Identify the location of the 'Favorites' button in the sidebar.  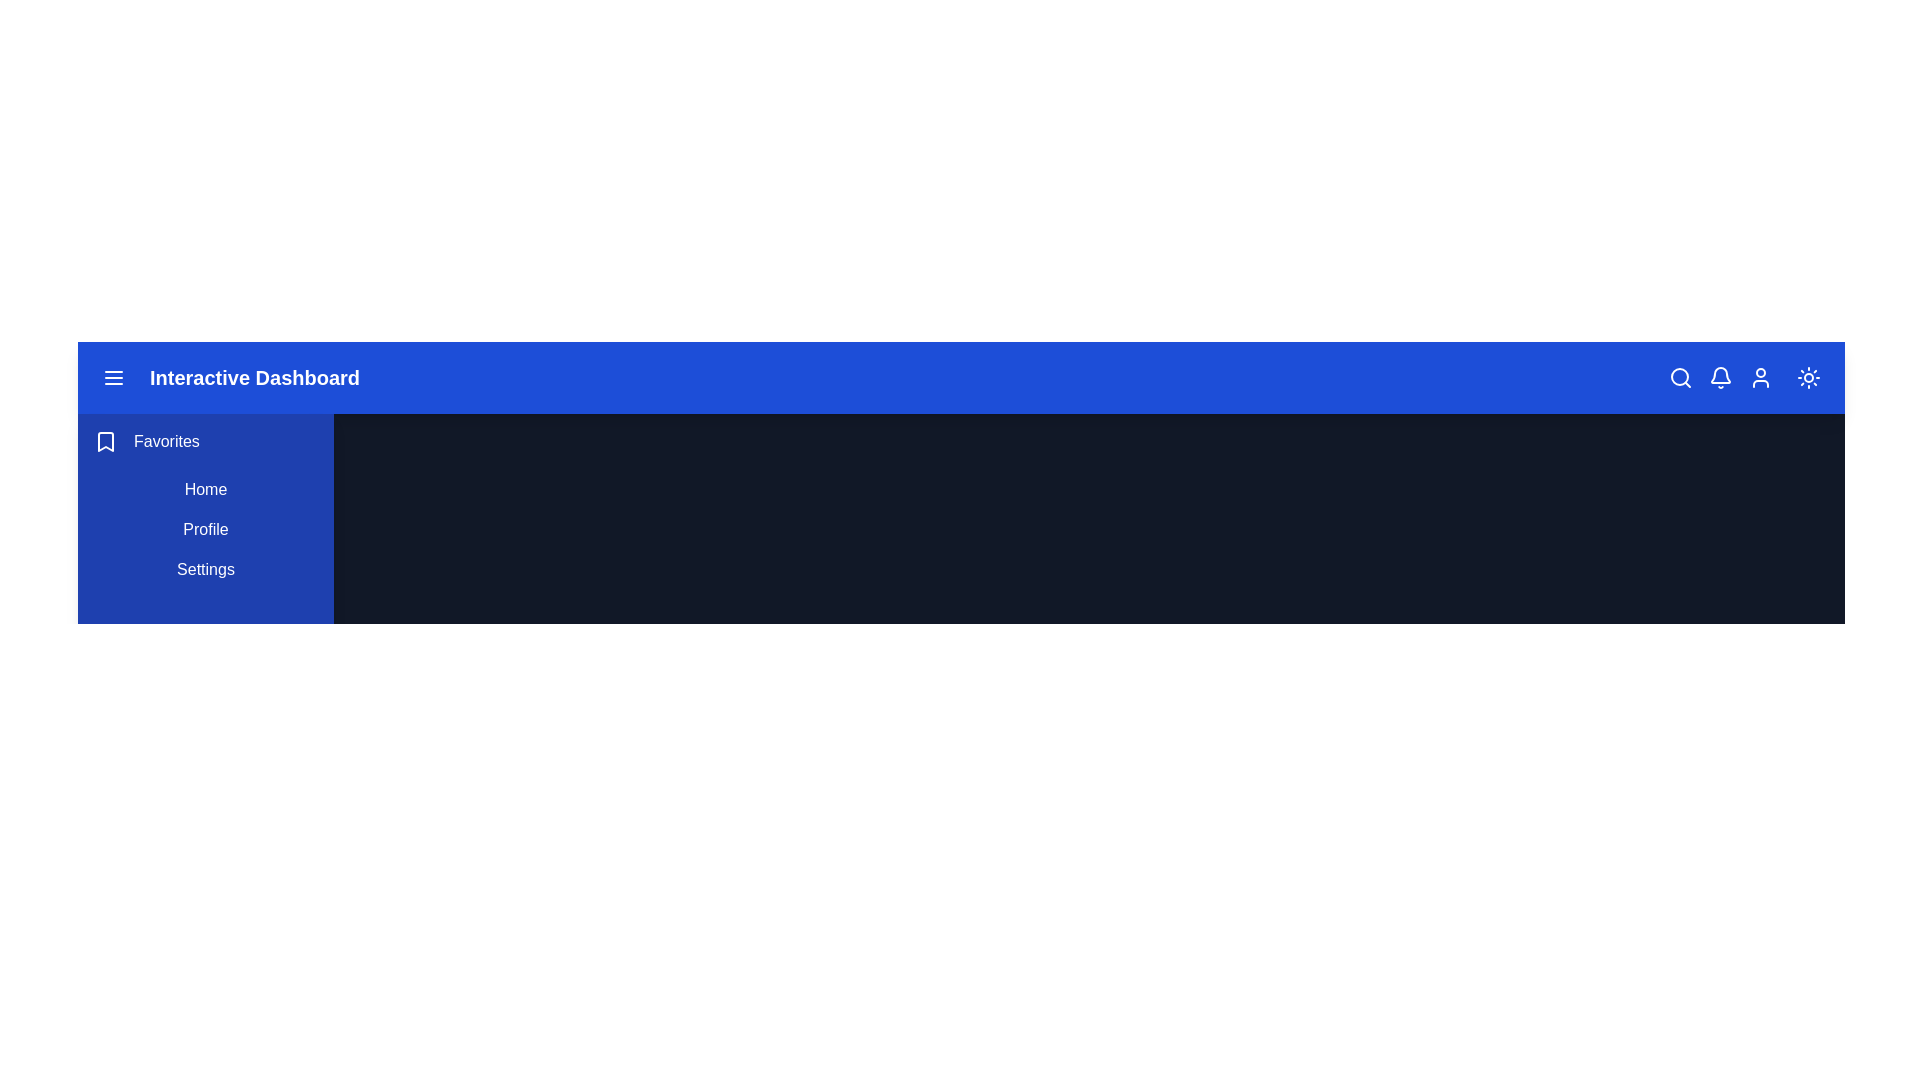
(104, 441).